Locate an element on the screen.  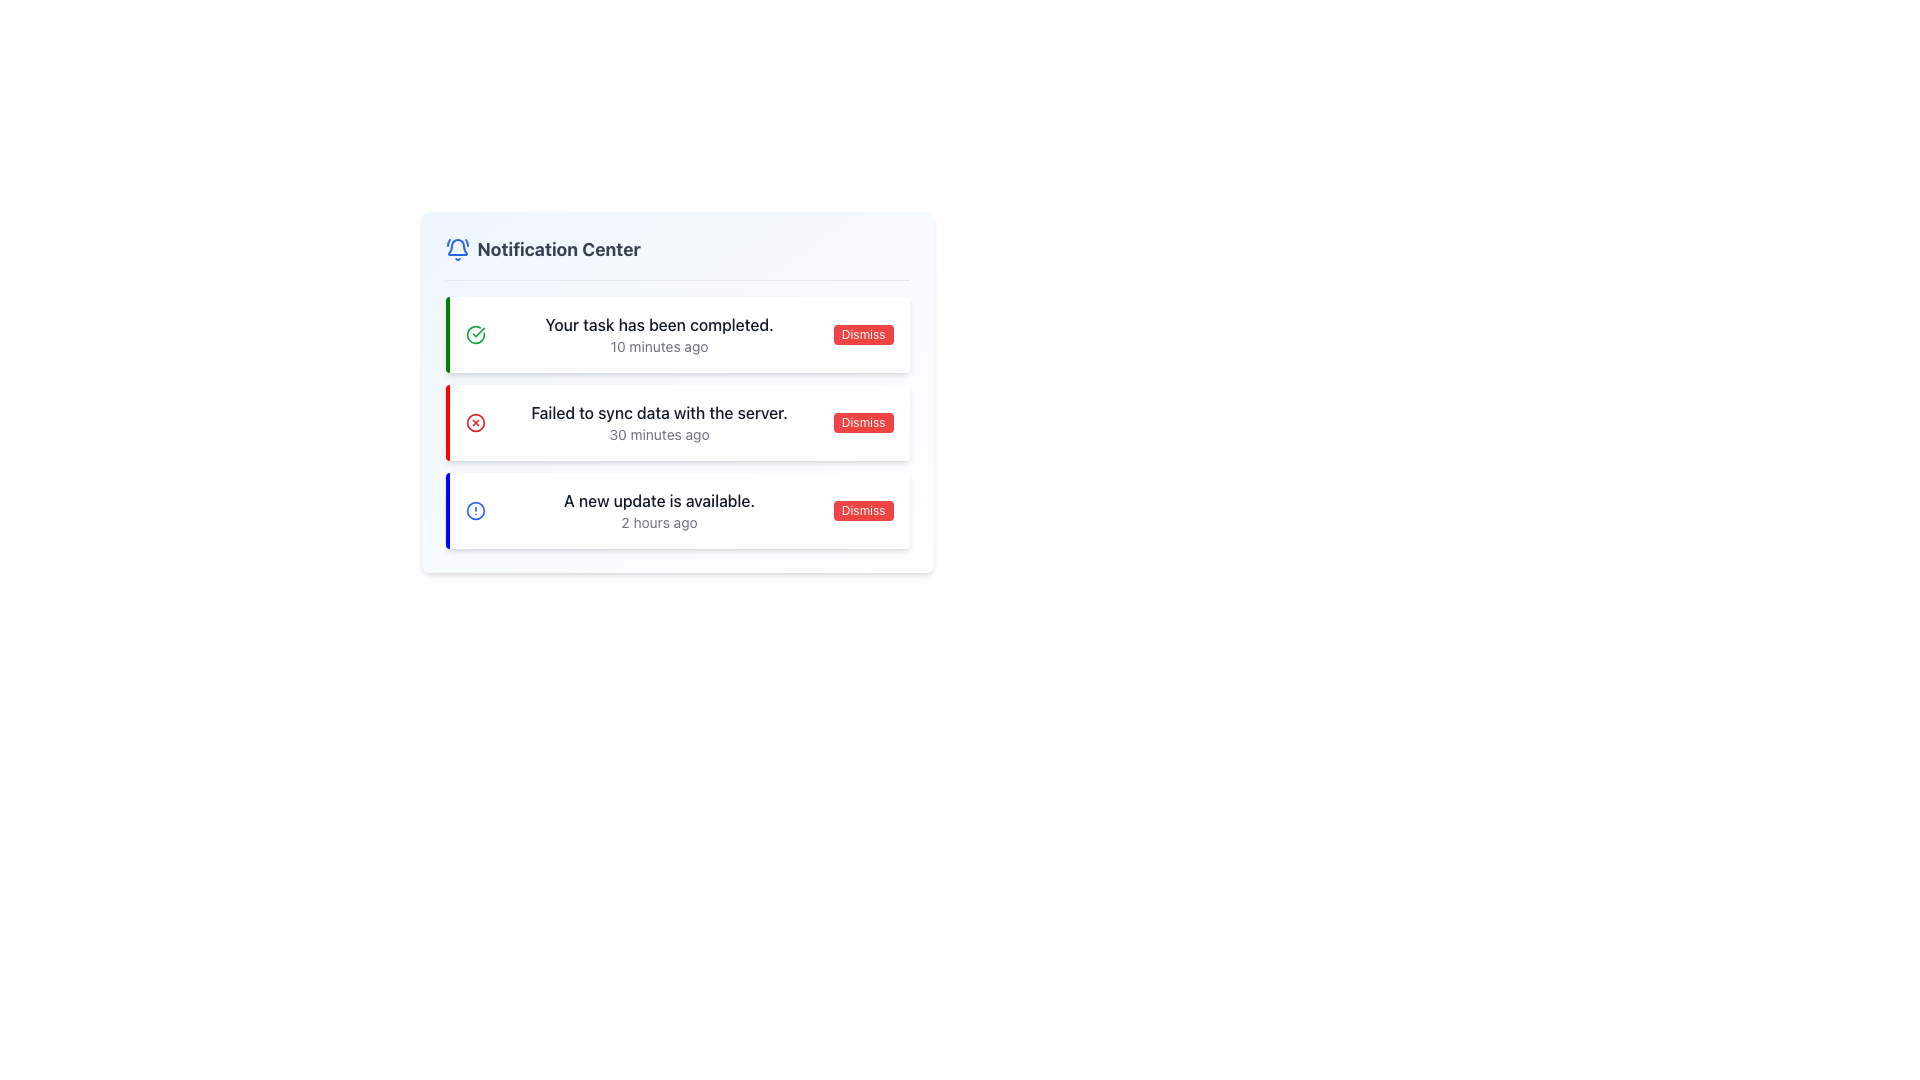
bold message and timestamp in the third notification block under the 'Notification Center' header is located at coordinates (677, 509).